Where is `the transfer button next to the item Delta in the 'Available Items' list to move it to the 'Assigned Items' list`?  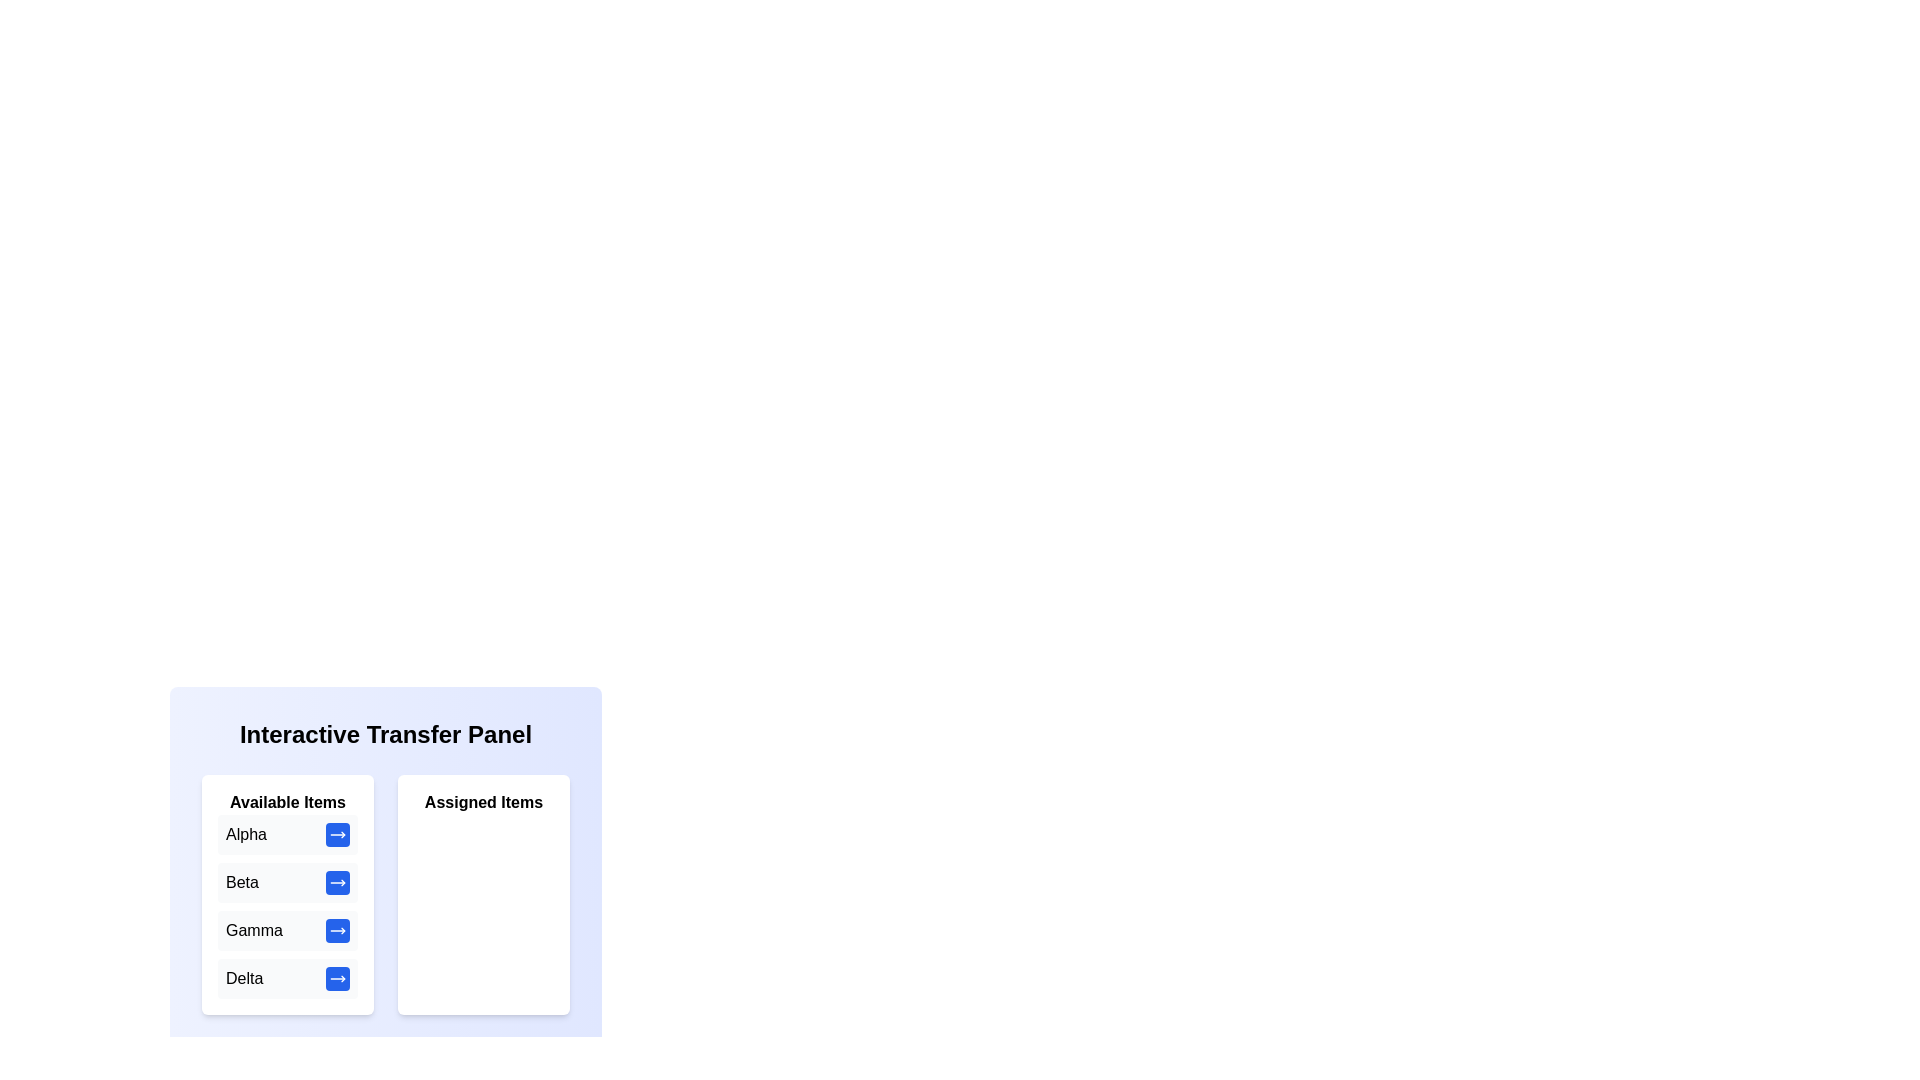
the transfer button next to the item Delta in the 'Available Items' list to move it to the 'Assigned Items' list is located at coordinates (337, 978).